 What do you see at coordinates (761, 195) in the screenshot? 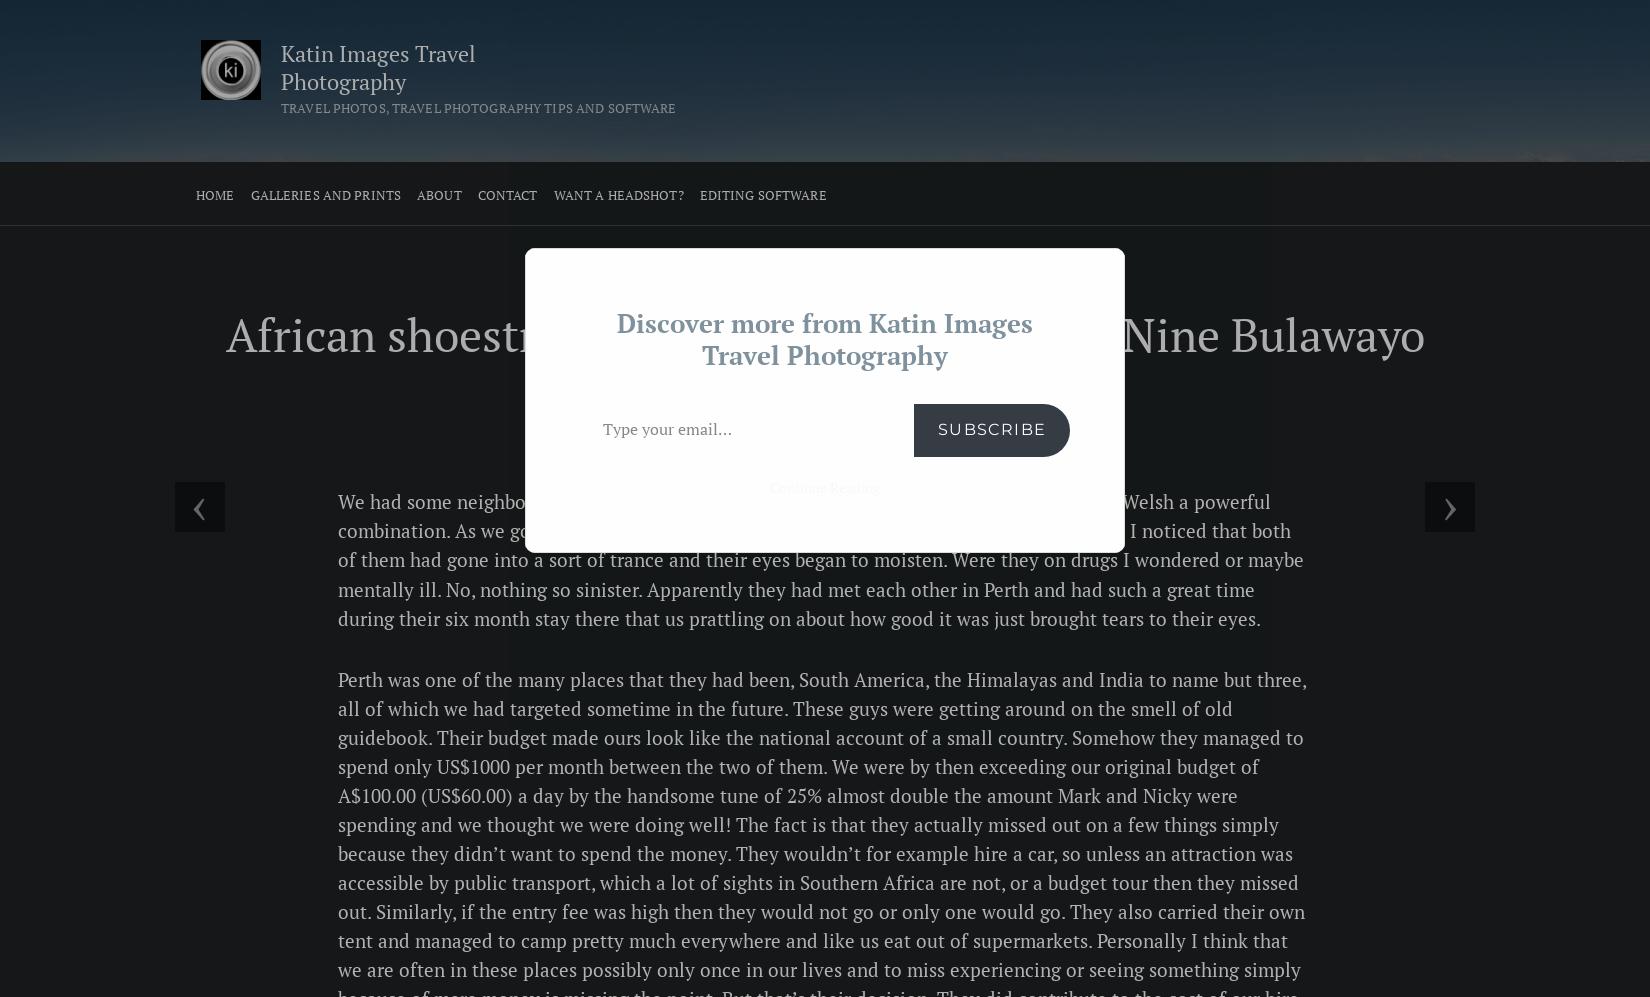
I see `'Editing Software'` at bounding box center [761, 195].